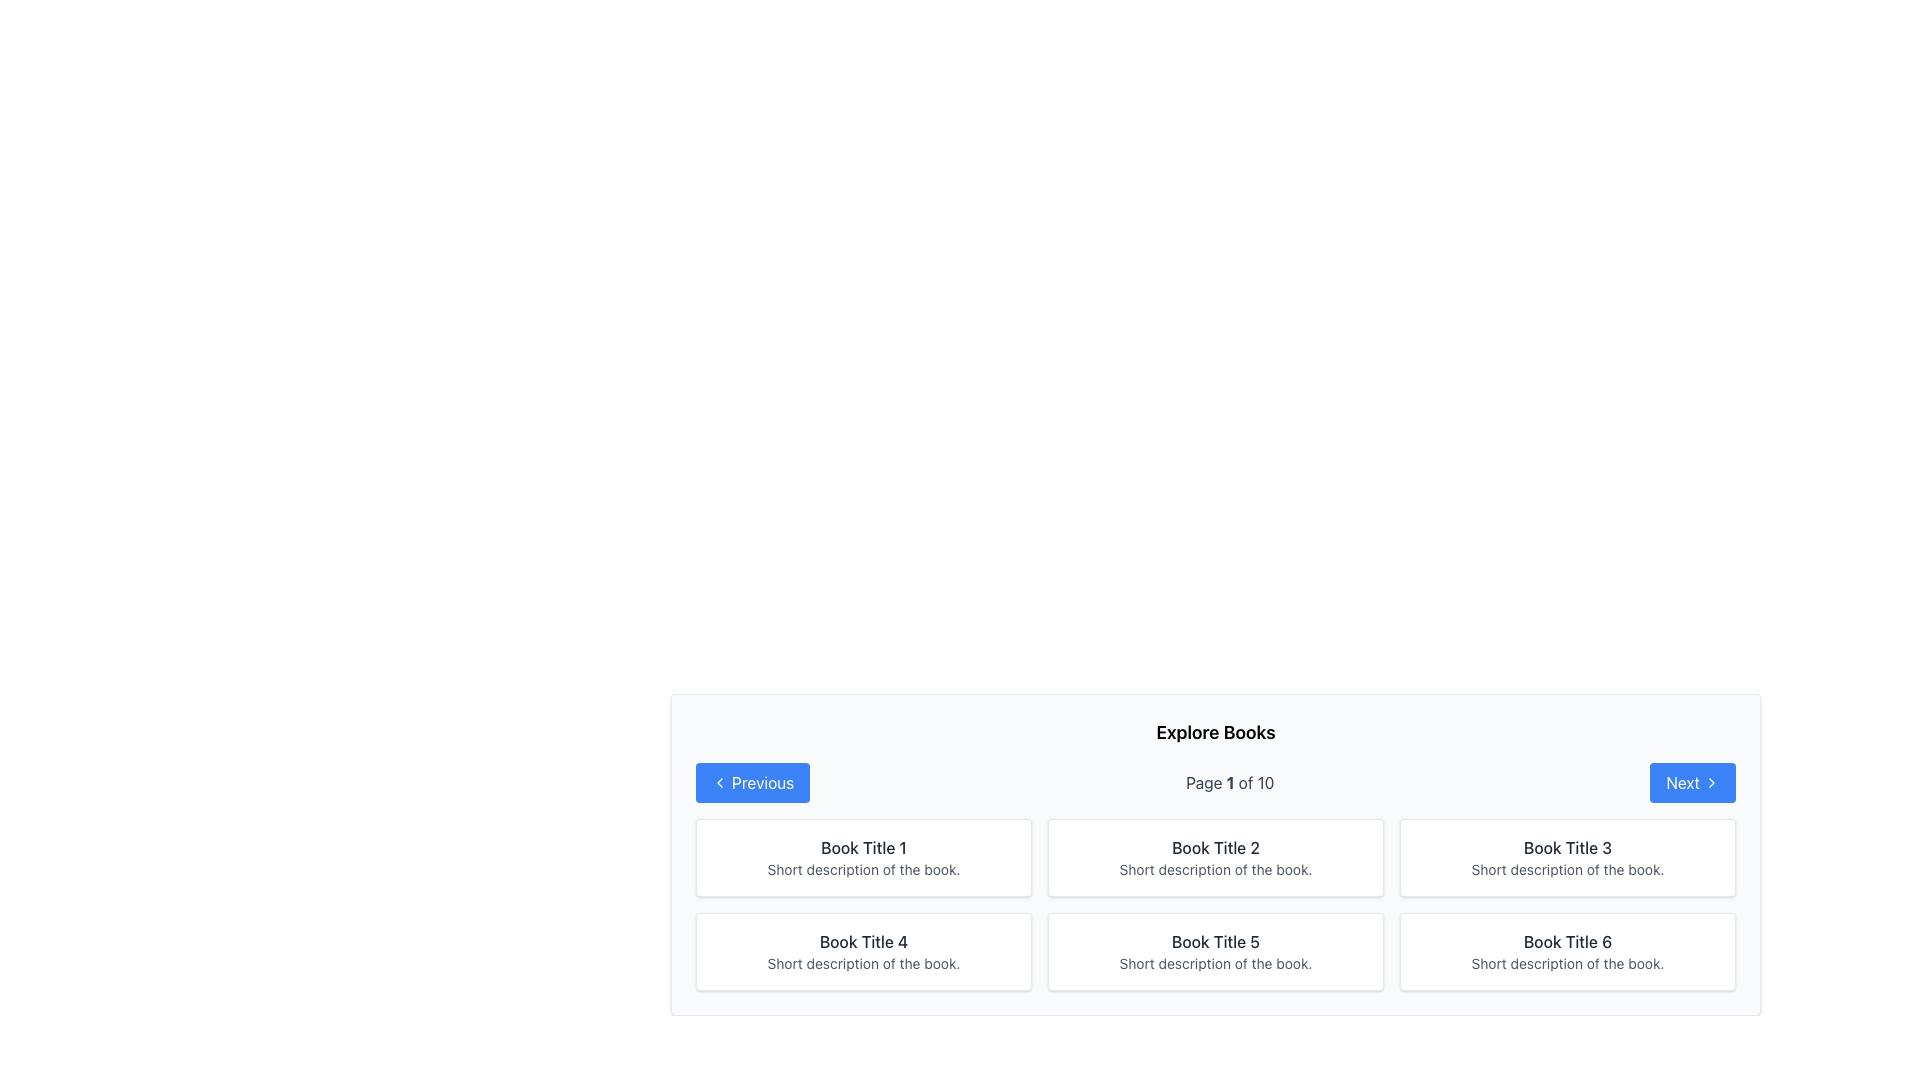 The width and height of the screenshot is (1920, 1080). I want to click on text content that is styled with a smaller font size and gray color, located immediately beneath the title 'Book Title 5' within a white-bordered card, so click(1214, 963).